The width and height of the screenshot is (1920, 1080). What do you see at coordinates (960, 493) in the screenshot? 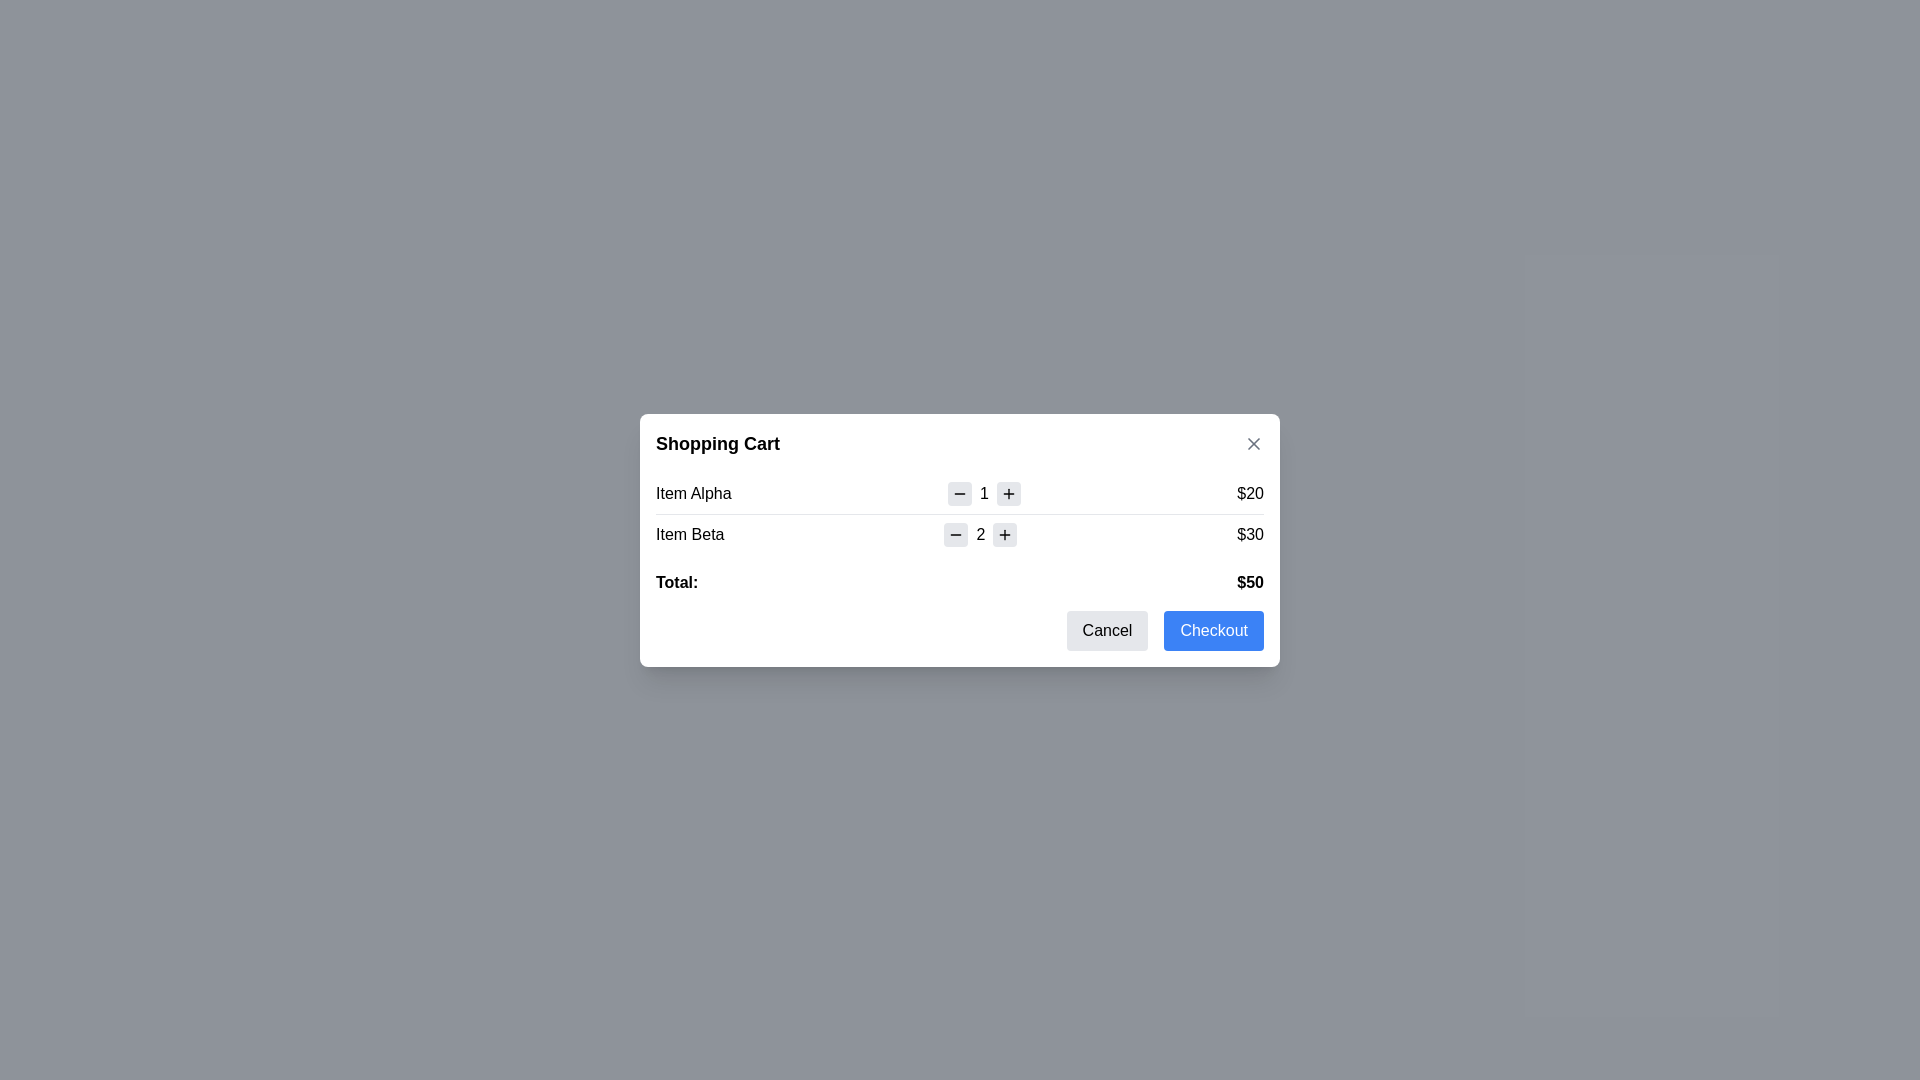
I see `the small gray button with rounded corners that has a centered horizontal minus icon, representing a decrement action for 'Item Alpha' in the shopping cart interface` at bounding box center [960, 493].